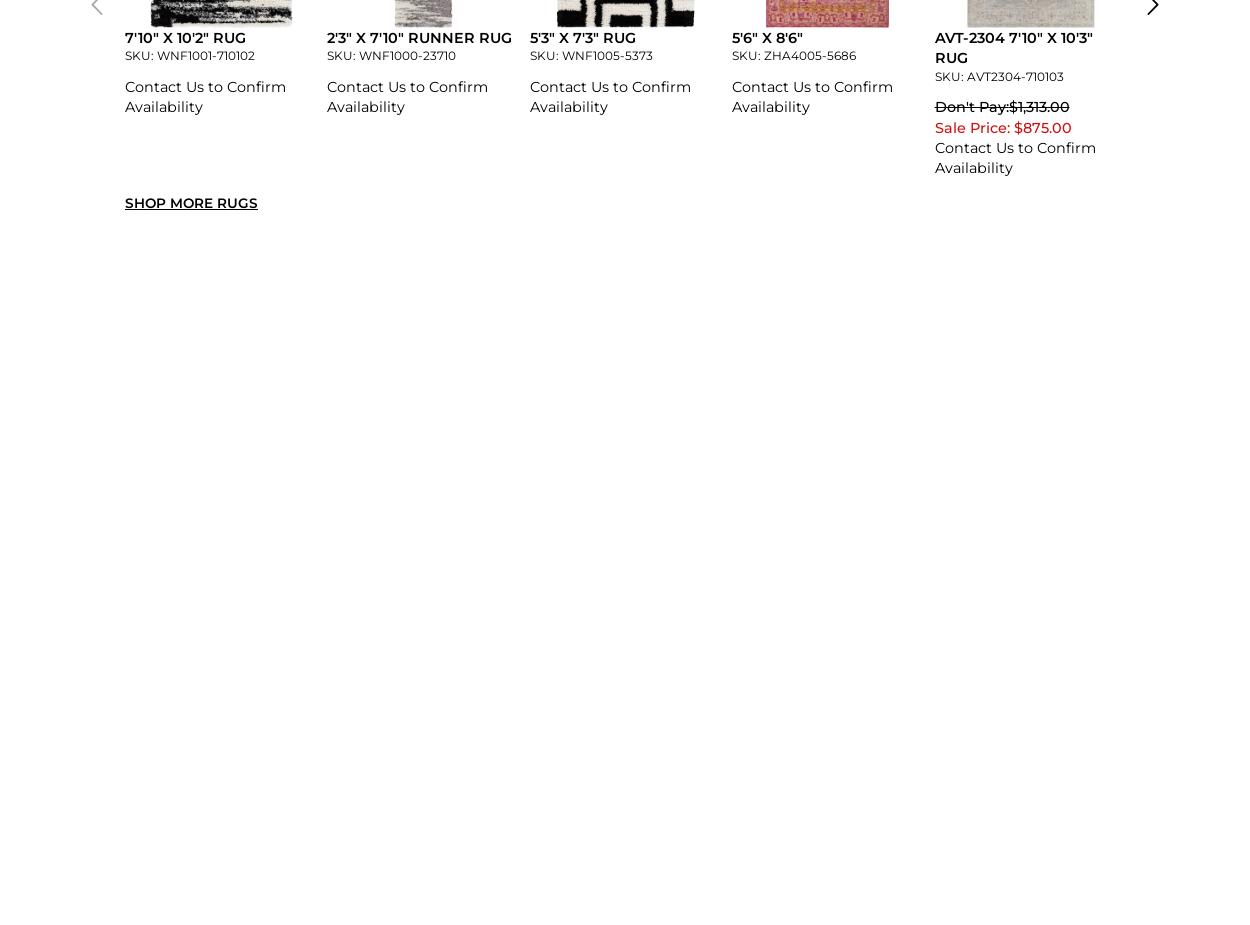  Describe the element at coordinates (123, 459) in the screenshot. I see `'Origin'` at that location.